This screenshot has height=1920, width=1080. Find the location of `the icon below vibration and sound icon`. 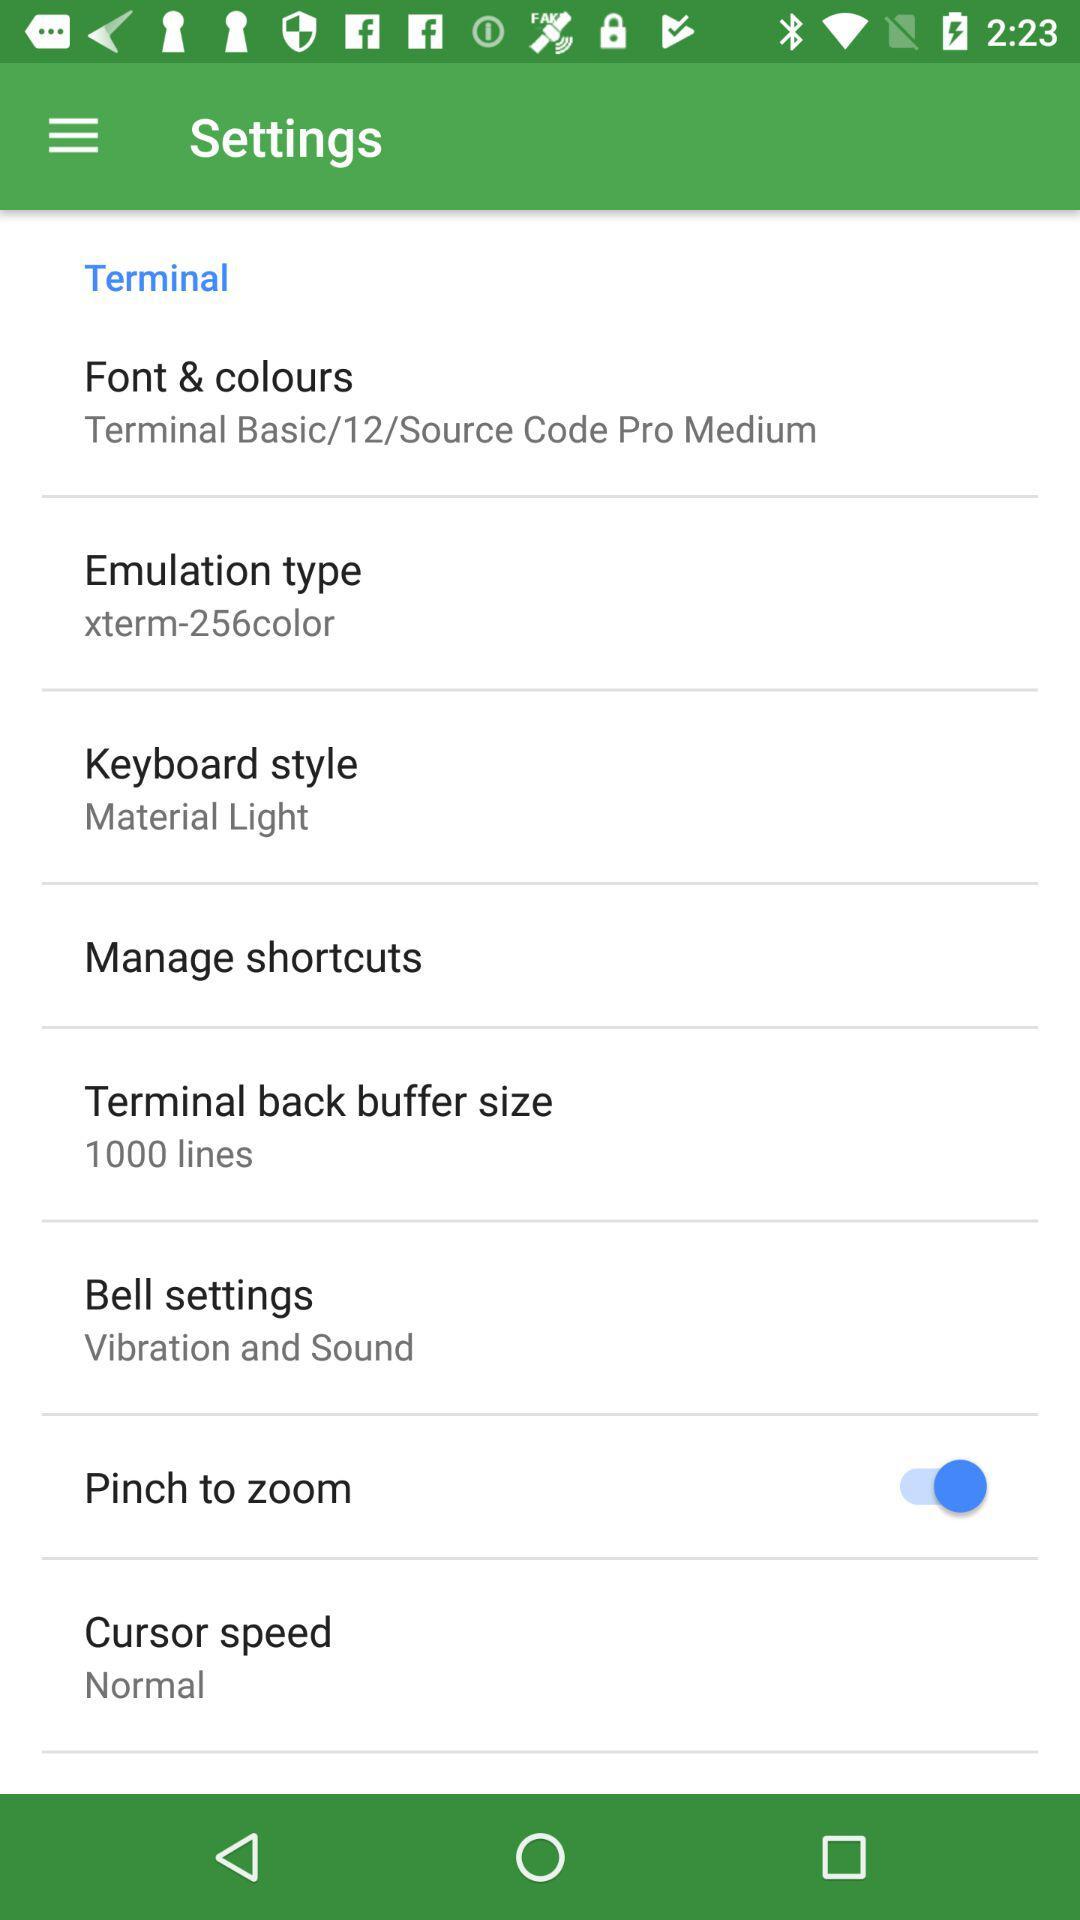

the icon below vibration and sound icon is located at coordinates (218, 1486).